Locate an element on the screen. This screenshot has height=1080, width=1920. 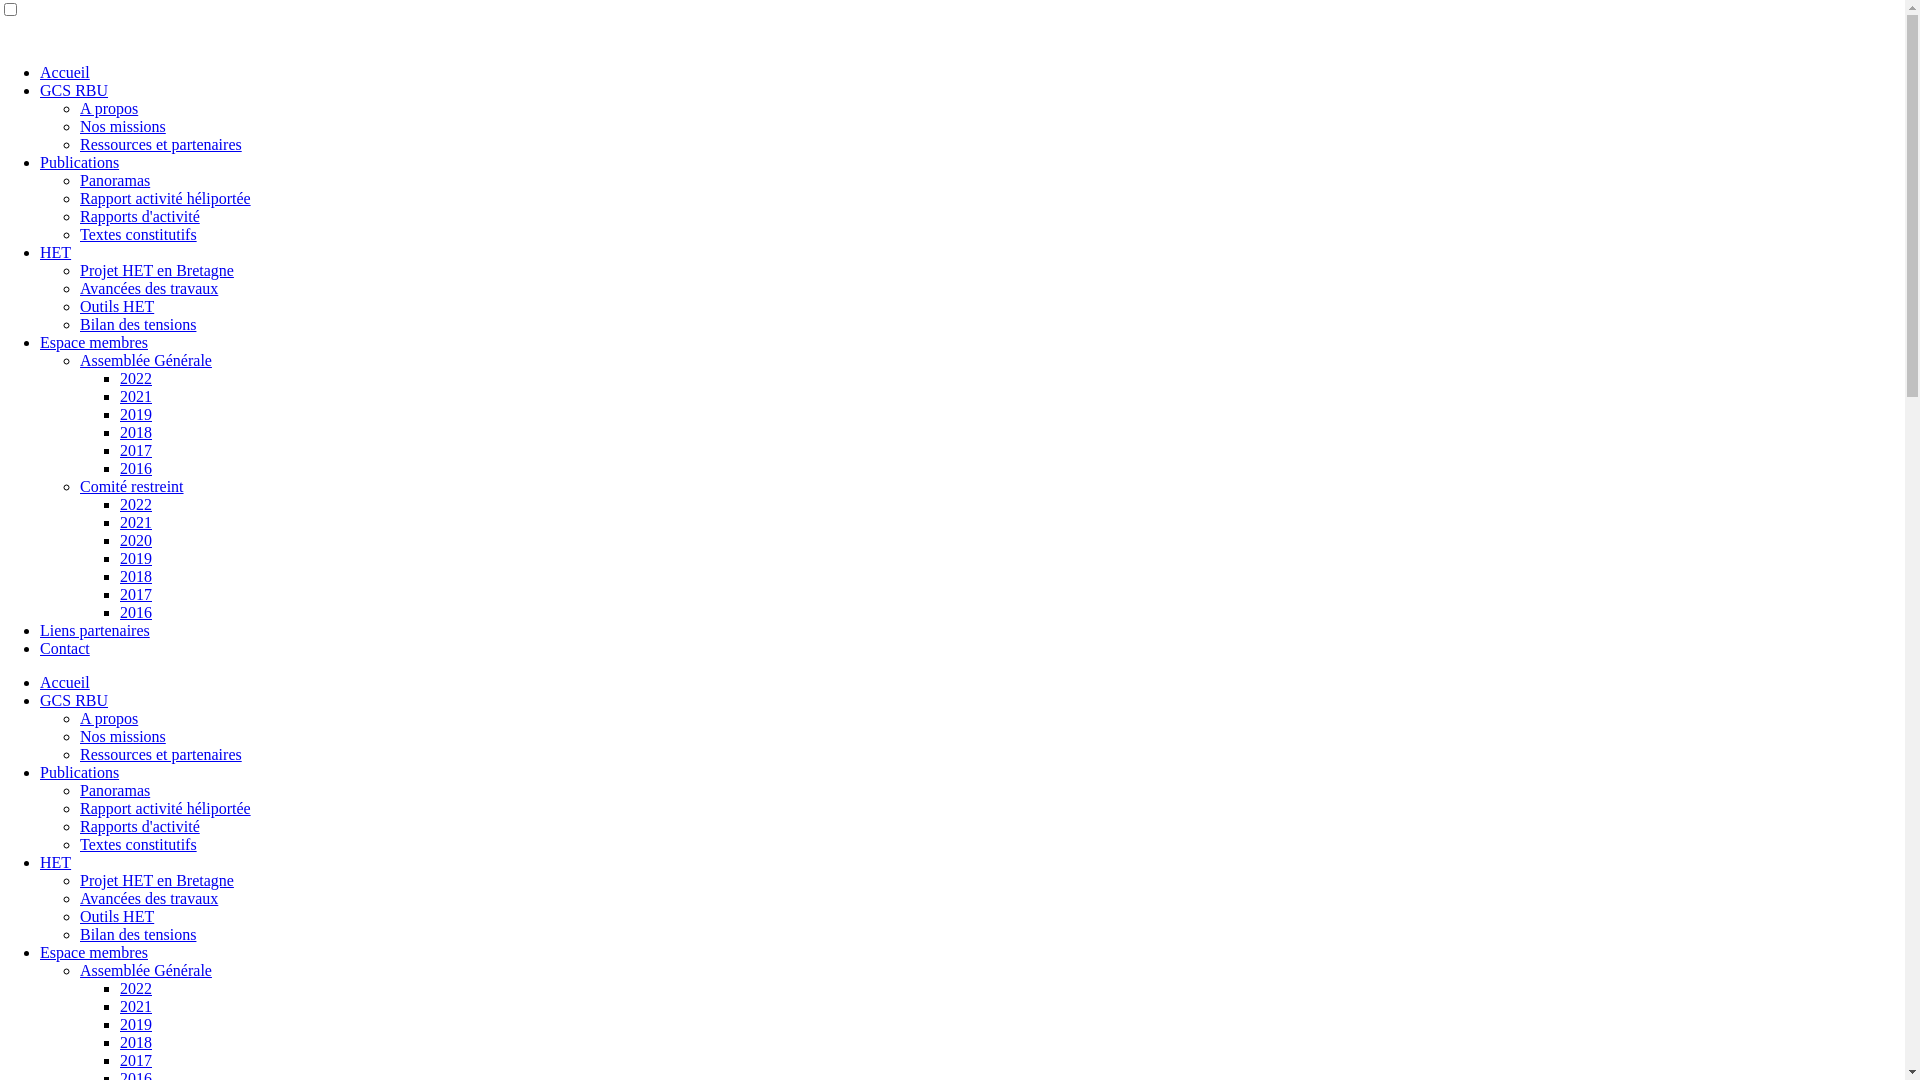
'2020' is located at coordinates (134, 540).